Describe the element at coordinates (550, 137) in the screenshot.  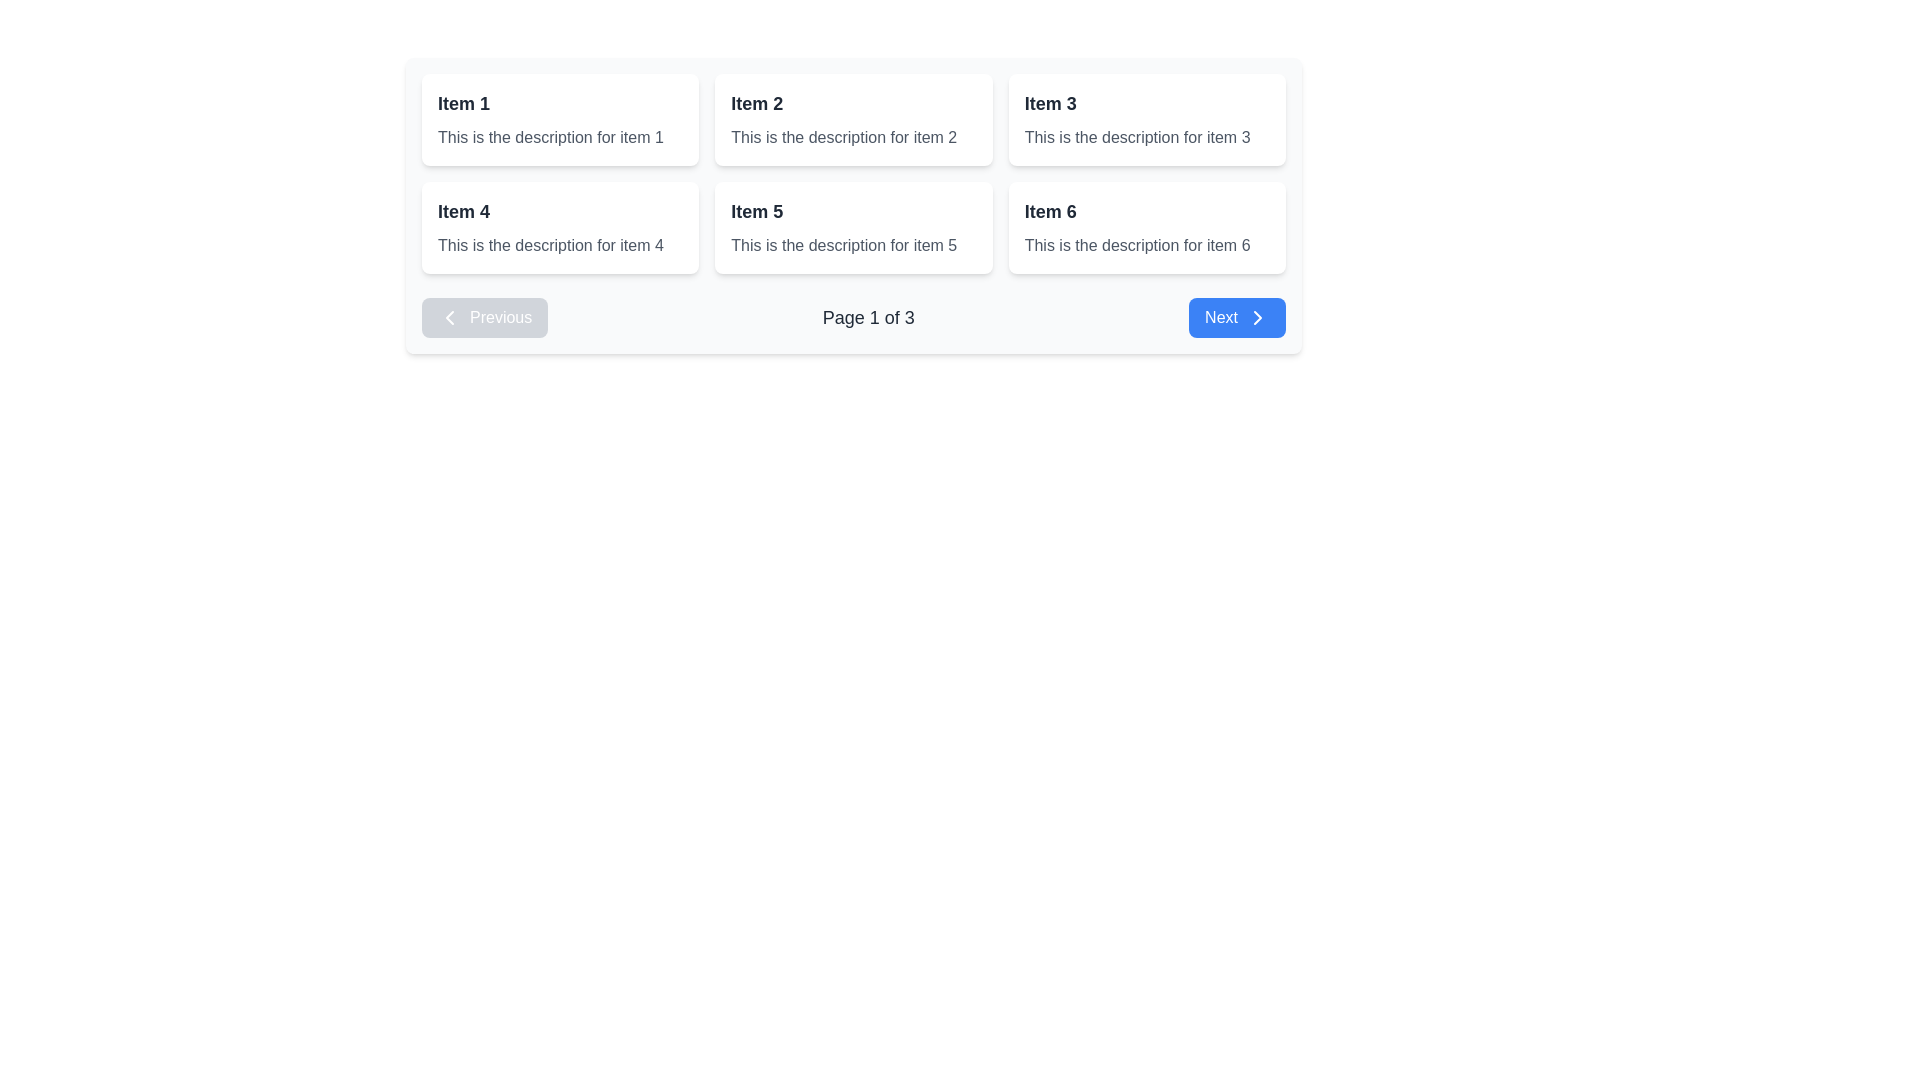
I see `the Text label that reads 'This is the description for item 1', which is styled in gray and located directly beneath the bold title 'Item 1'` at that location.